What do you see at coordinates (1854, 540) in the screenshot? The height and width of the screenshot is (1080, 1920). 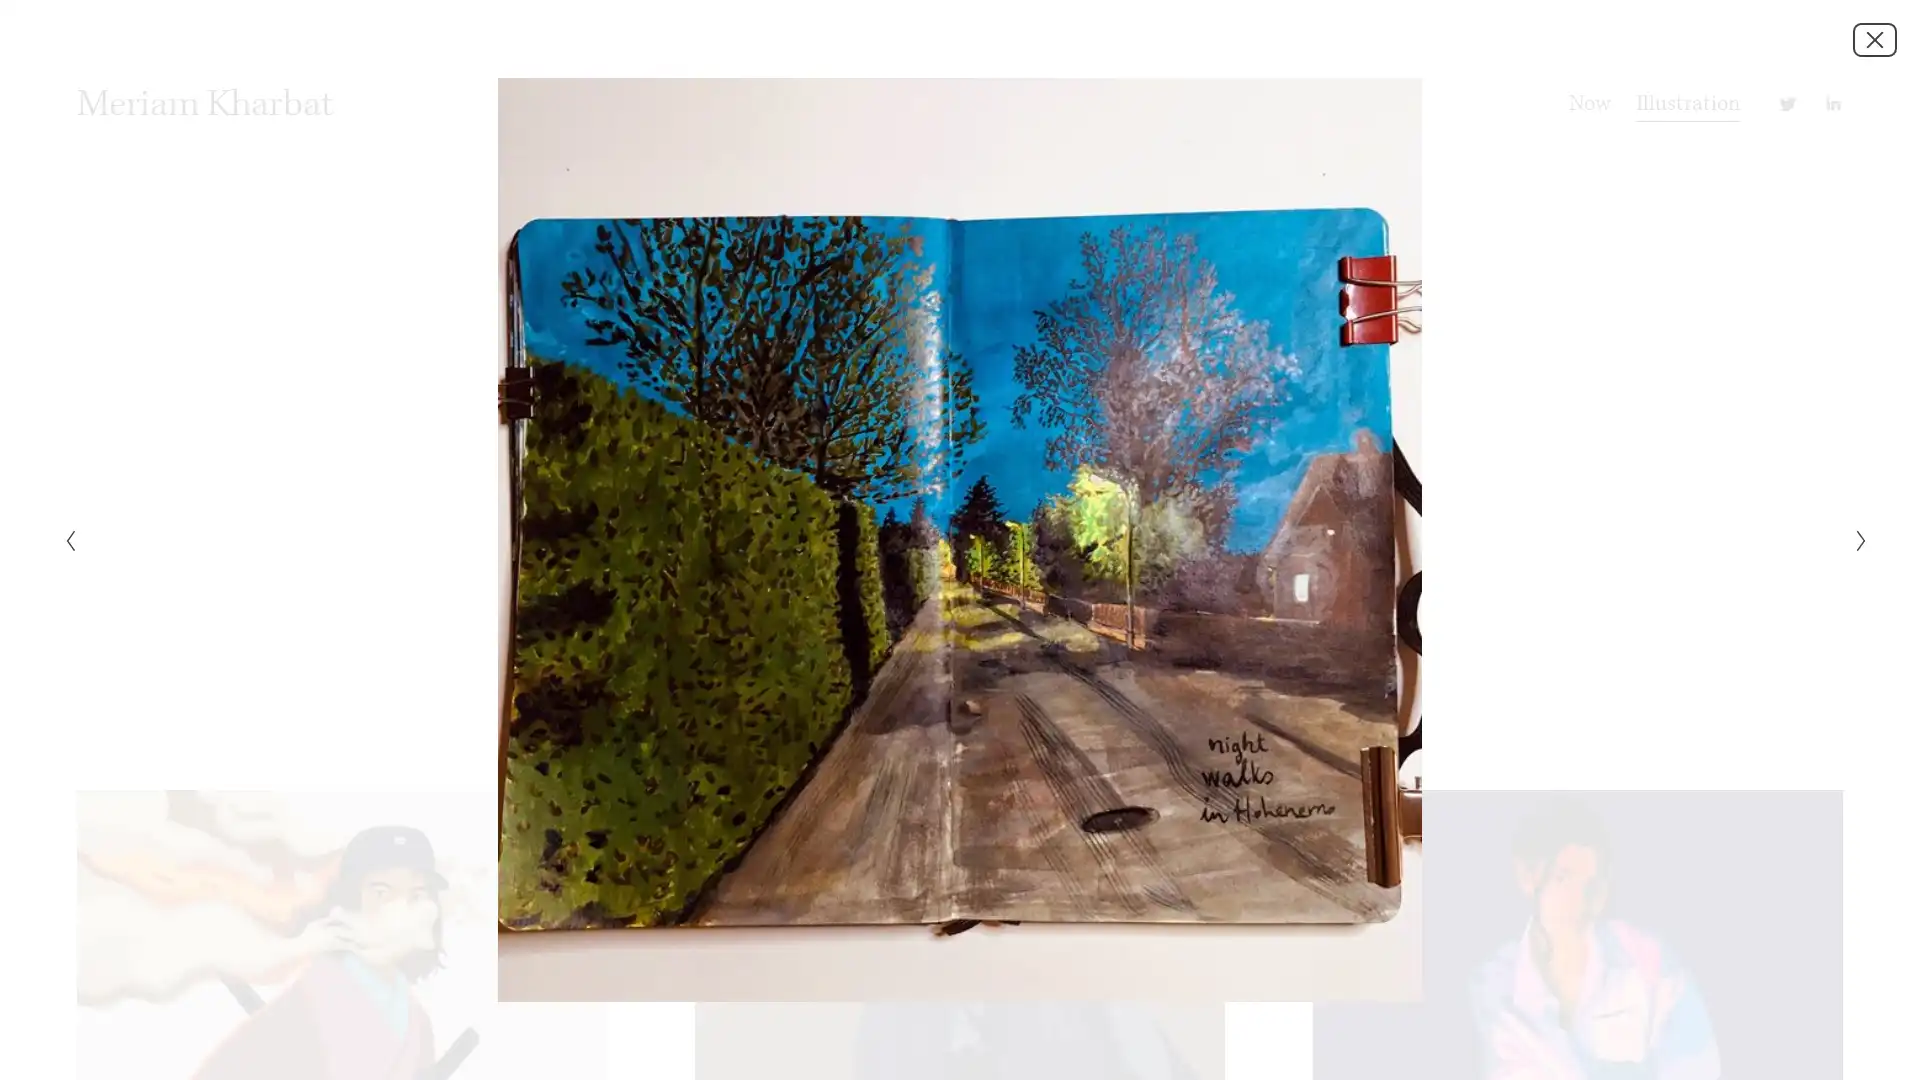 I see `Next Slide` at bounding box center [1854, 540].